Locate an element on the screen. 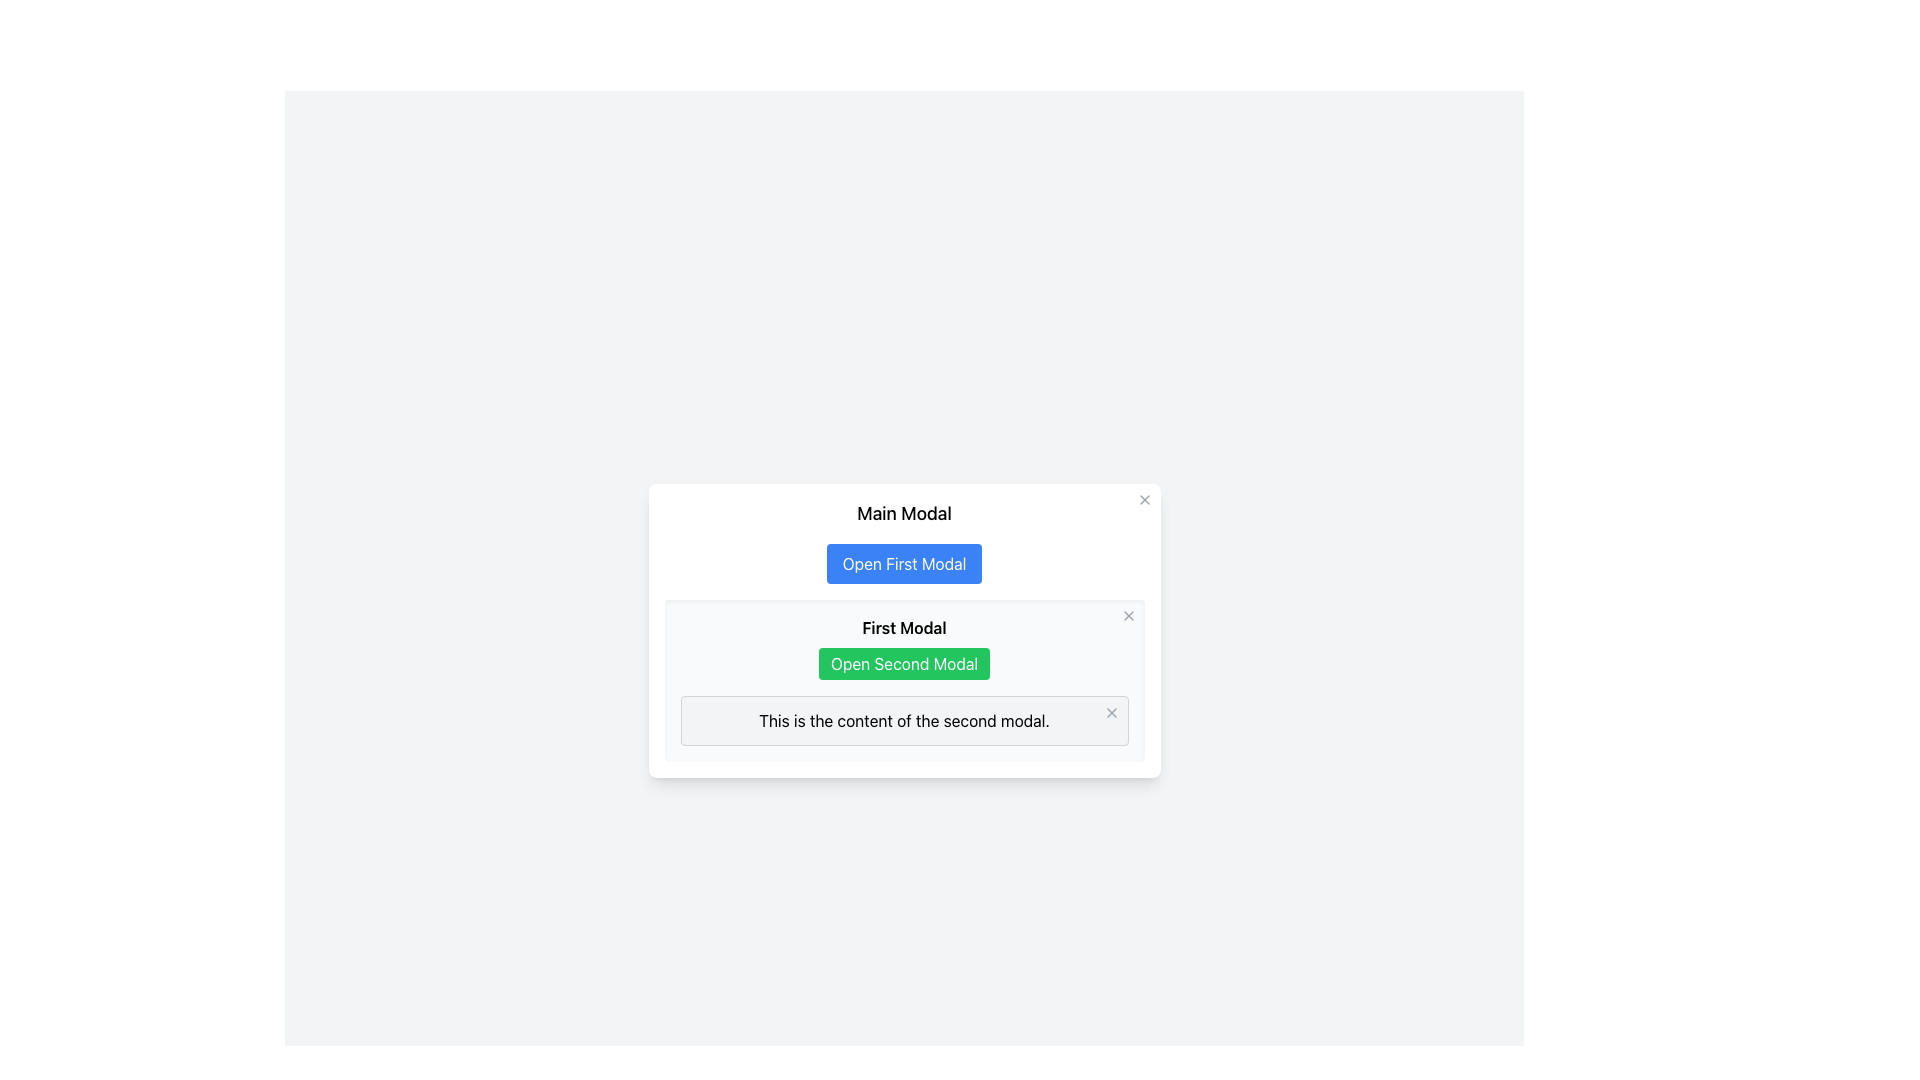 The image size is (1920, 1080). the 'First Modal' static text label, which is styled with a bold font, located centrally in the header area of the modal dialog box, positioned between the close button and the 'Open Second Modal' button is located at coordinates (903, 627).